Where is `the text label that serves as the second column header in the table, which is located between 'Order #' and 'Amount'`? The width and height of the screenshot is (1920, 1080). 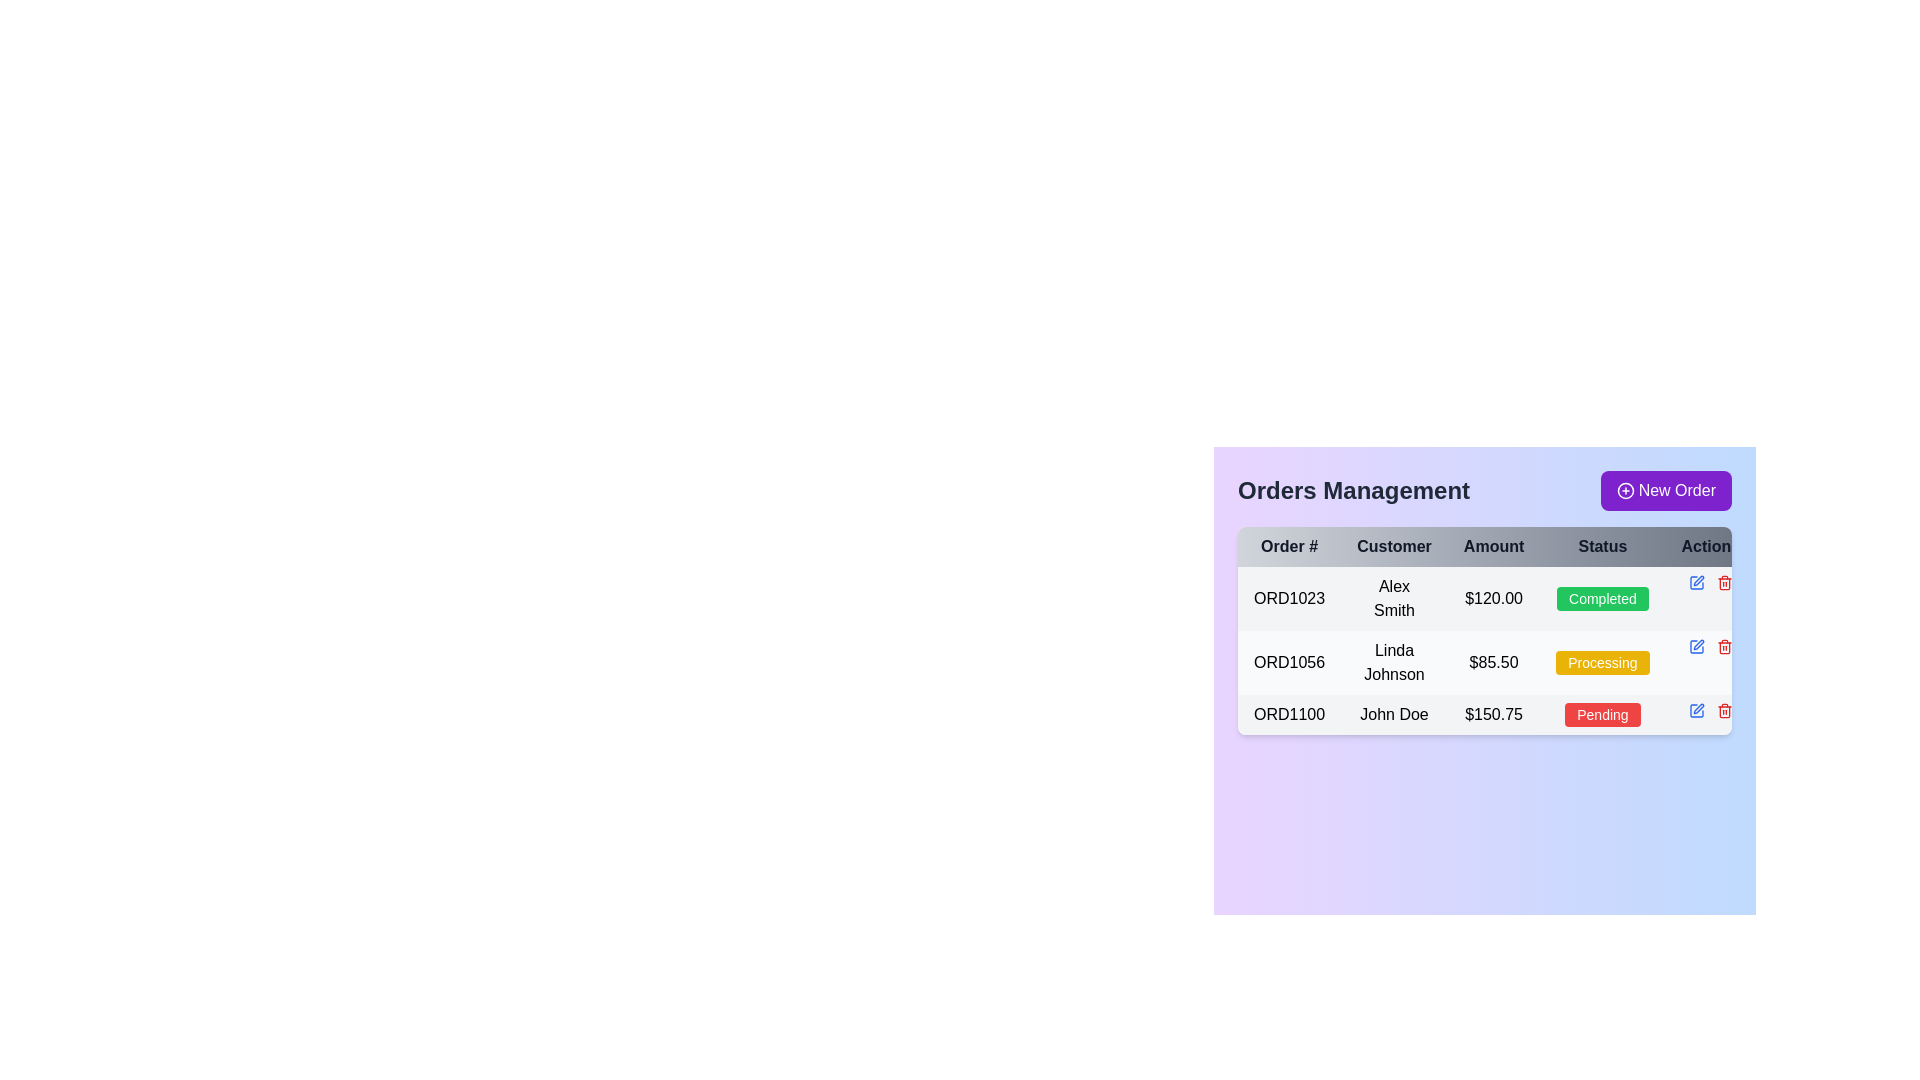 the text label that serves as the second column header in the table, which is located between 'Order #' and 'Amount' is located at coordinates (1393, 547).